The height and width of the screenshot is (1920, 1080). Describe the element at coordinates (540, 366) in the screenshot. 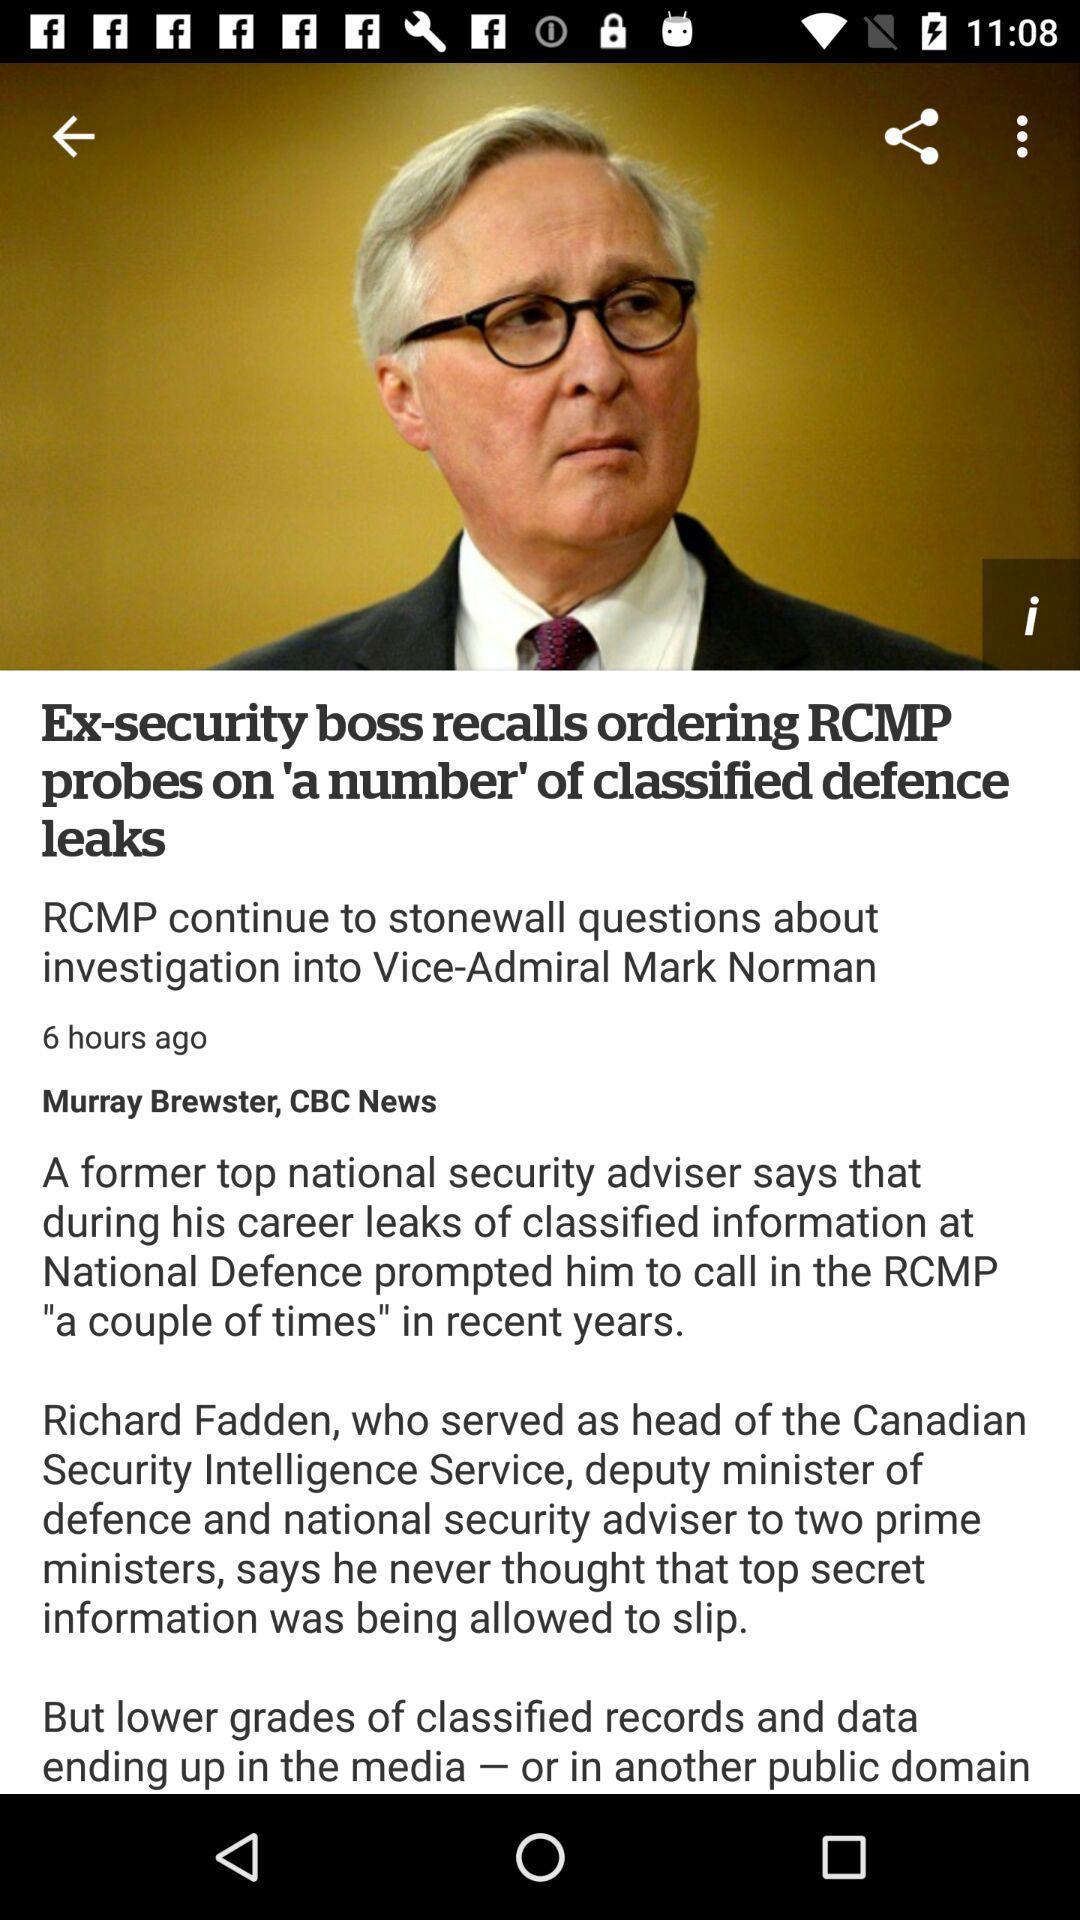

I see `item above the ex security boss item` at that location.